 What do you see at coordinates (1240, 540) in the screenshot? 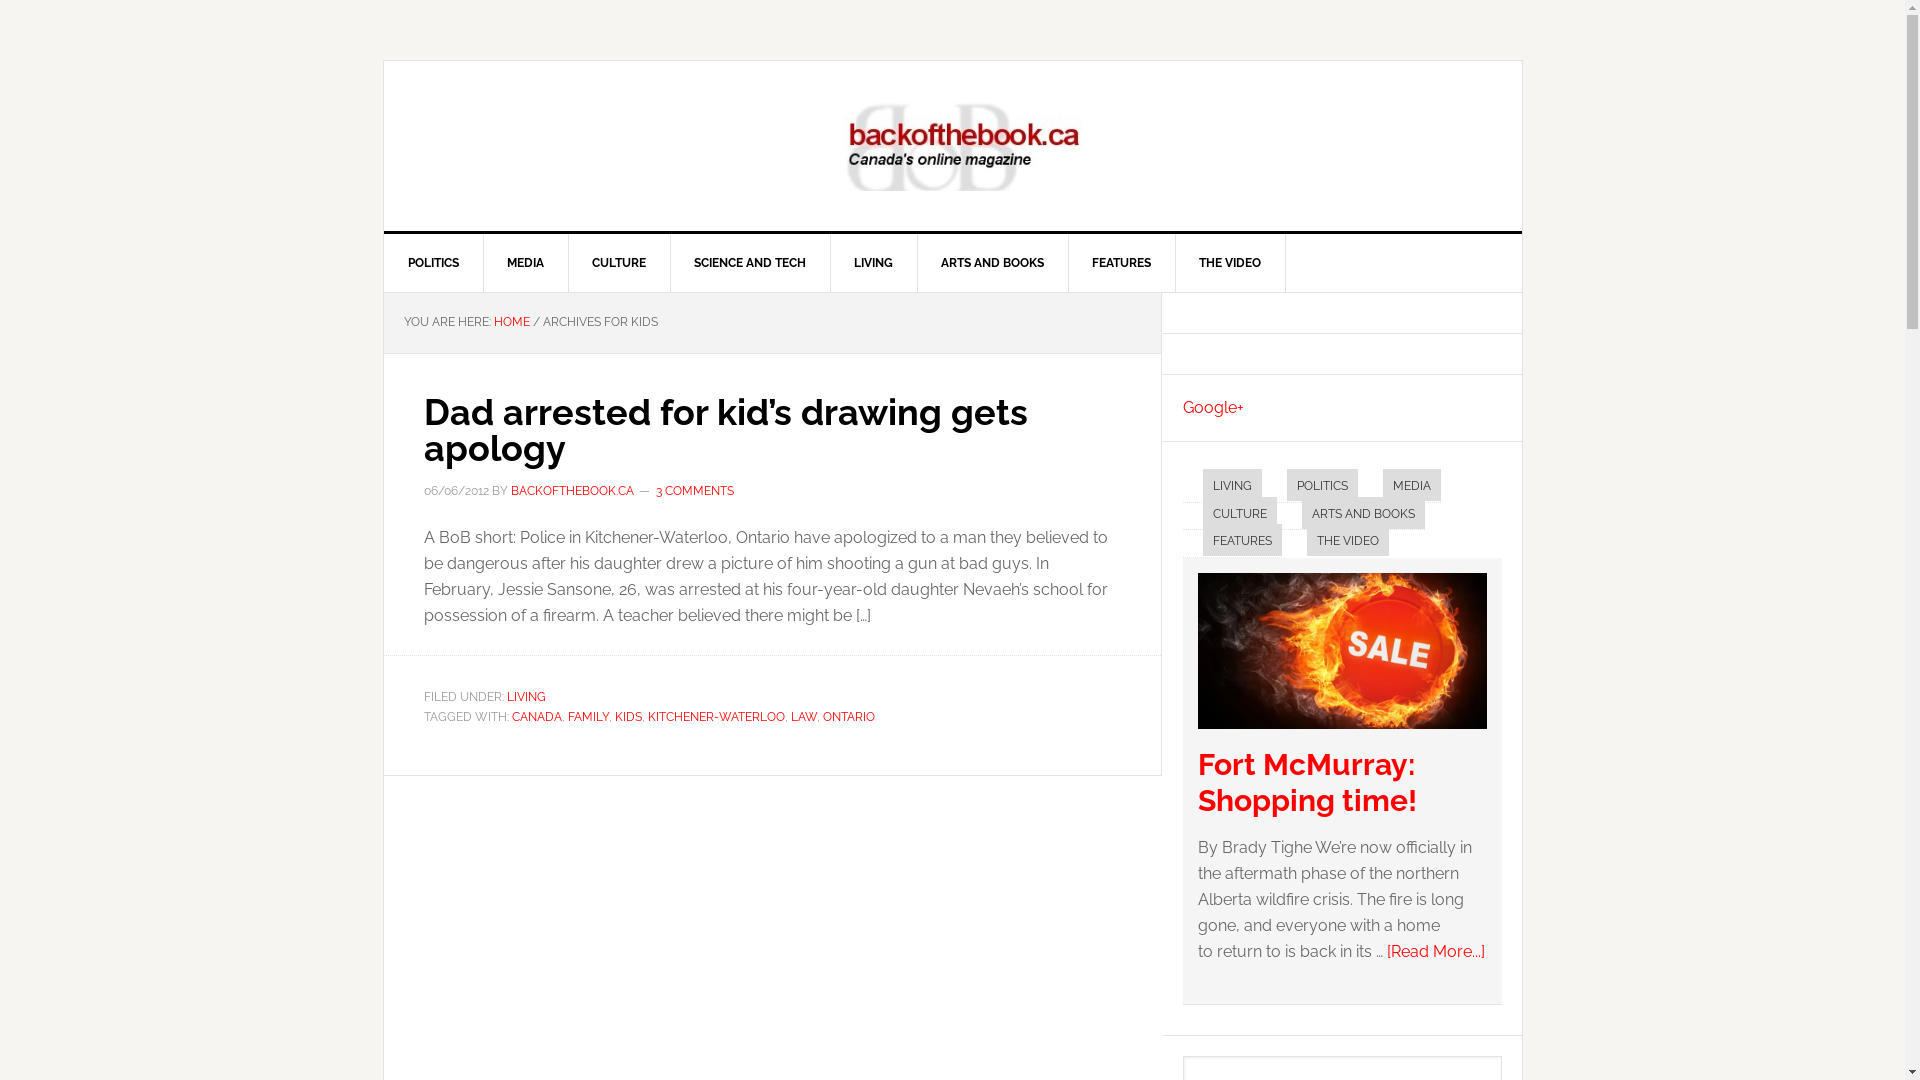
I see `'FEATURES'` at bounding box center [1240, 540].